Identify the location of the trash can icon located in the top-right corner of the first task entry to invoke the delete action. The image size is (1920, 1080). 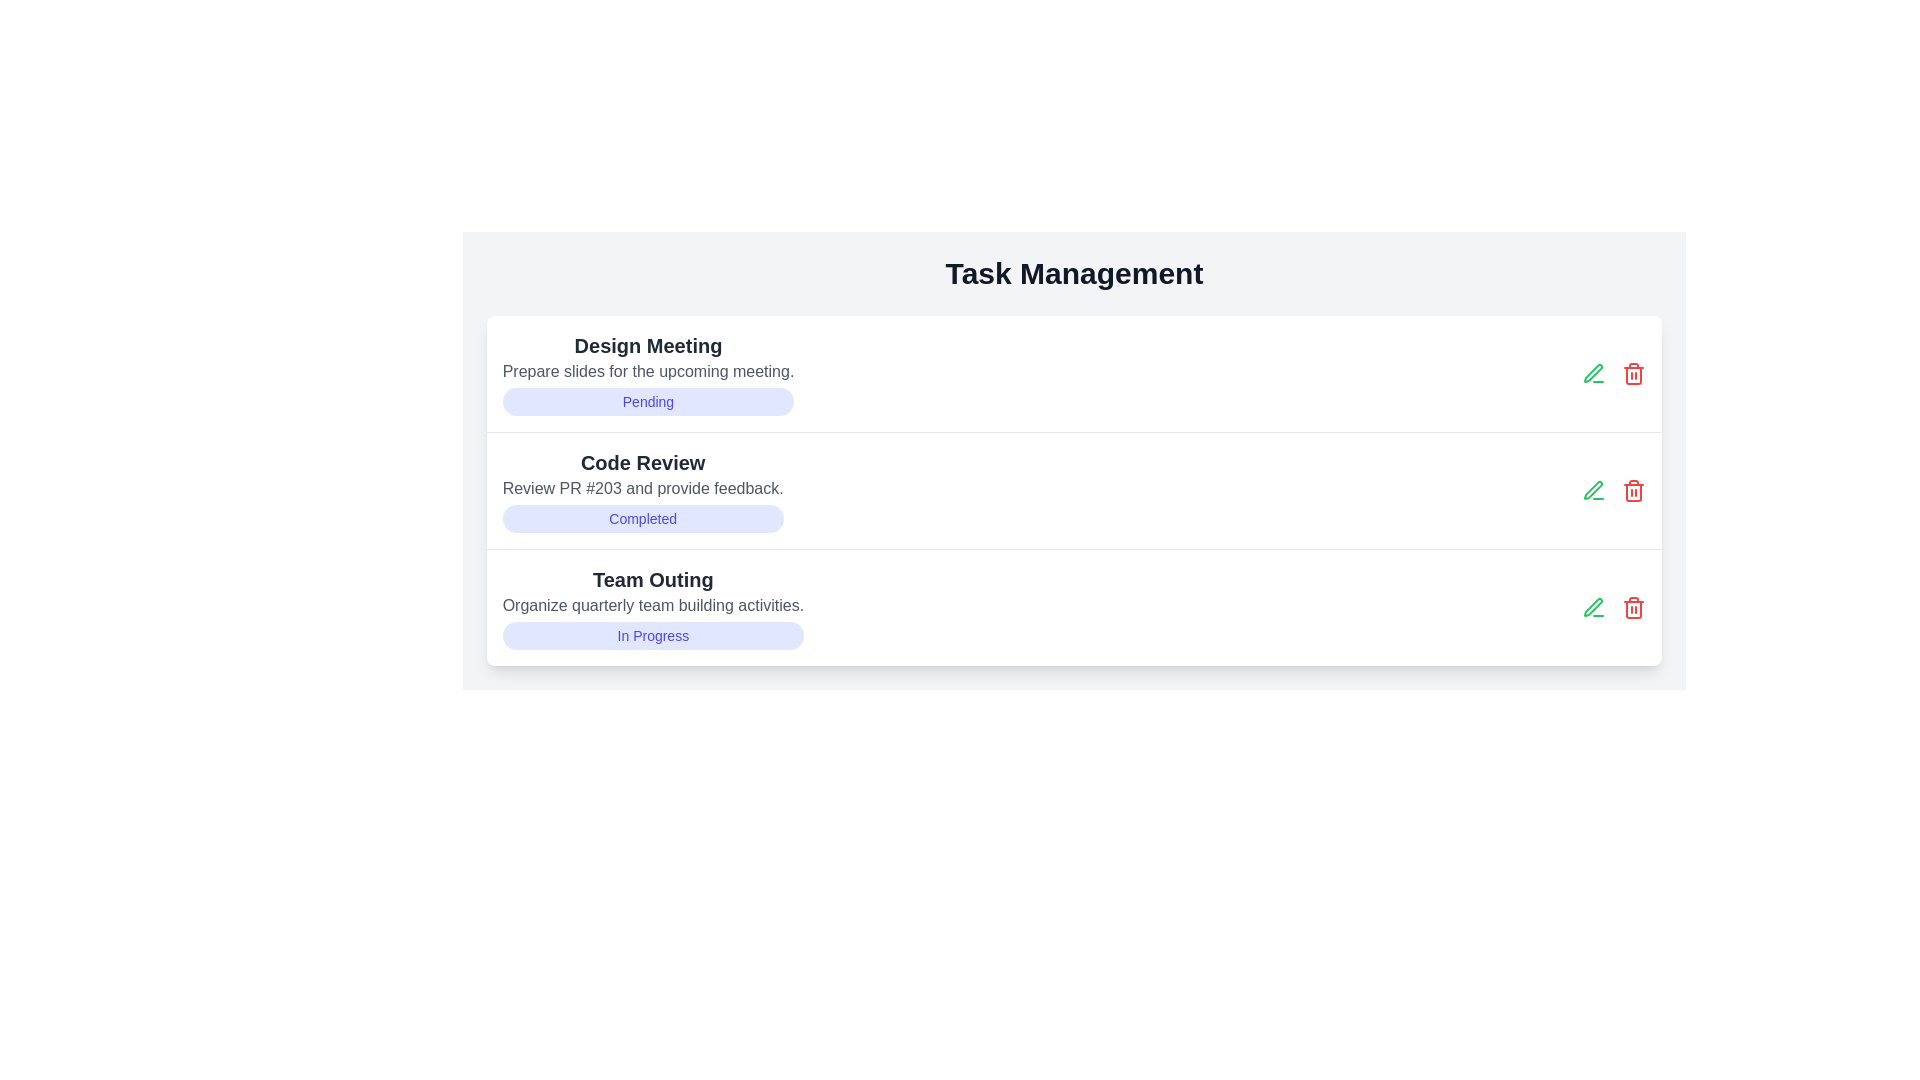
(1634, 375).